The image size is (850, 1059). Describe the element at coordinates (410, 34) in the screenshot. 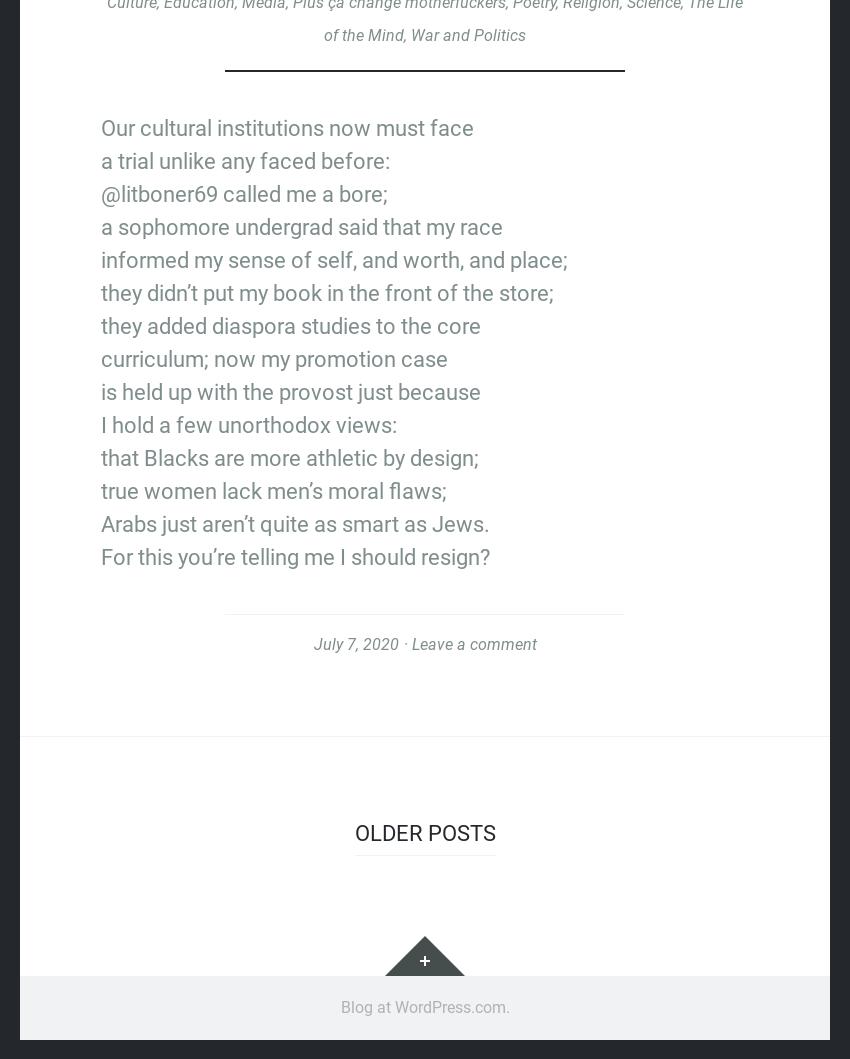

I see `'War and Politics'` at that location.